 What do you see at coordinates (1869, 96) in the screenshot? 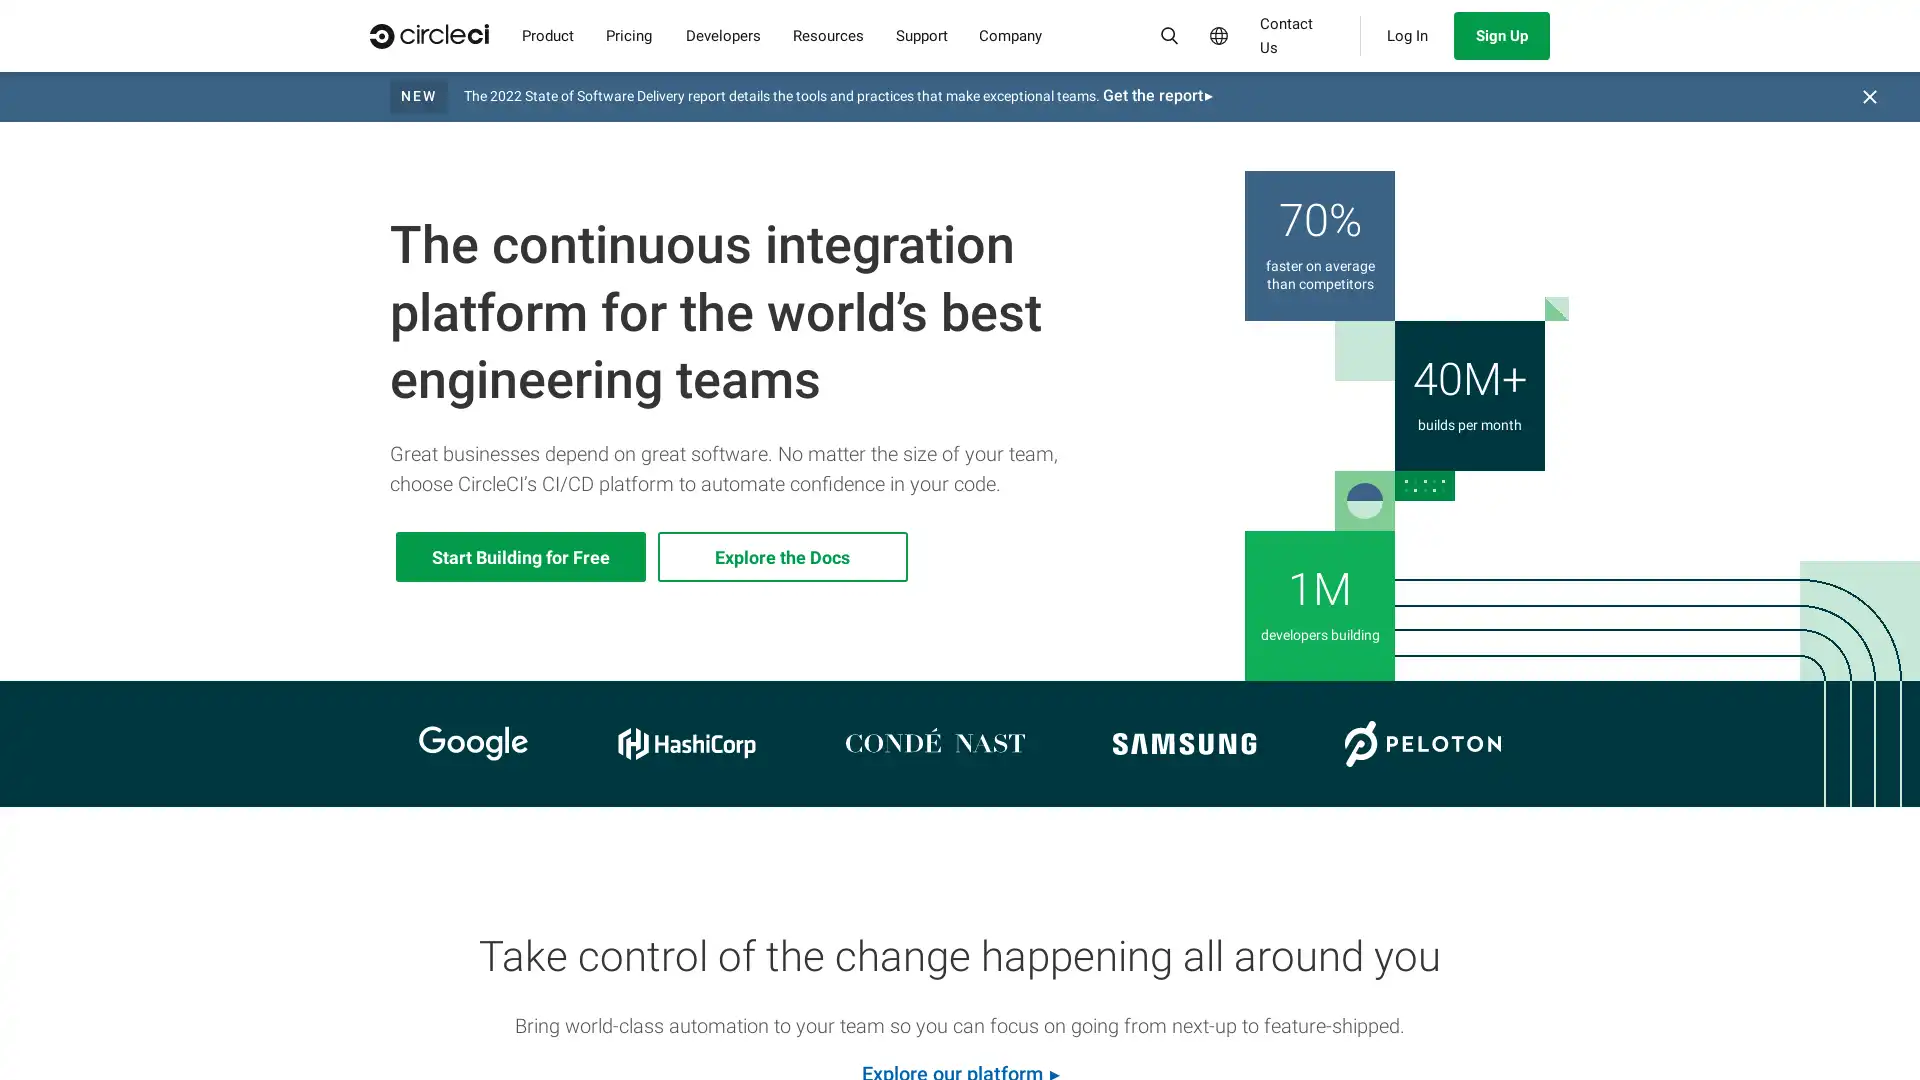
I see `Close banner` at bounding box center [1869, 96].